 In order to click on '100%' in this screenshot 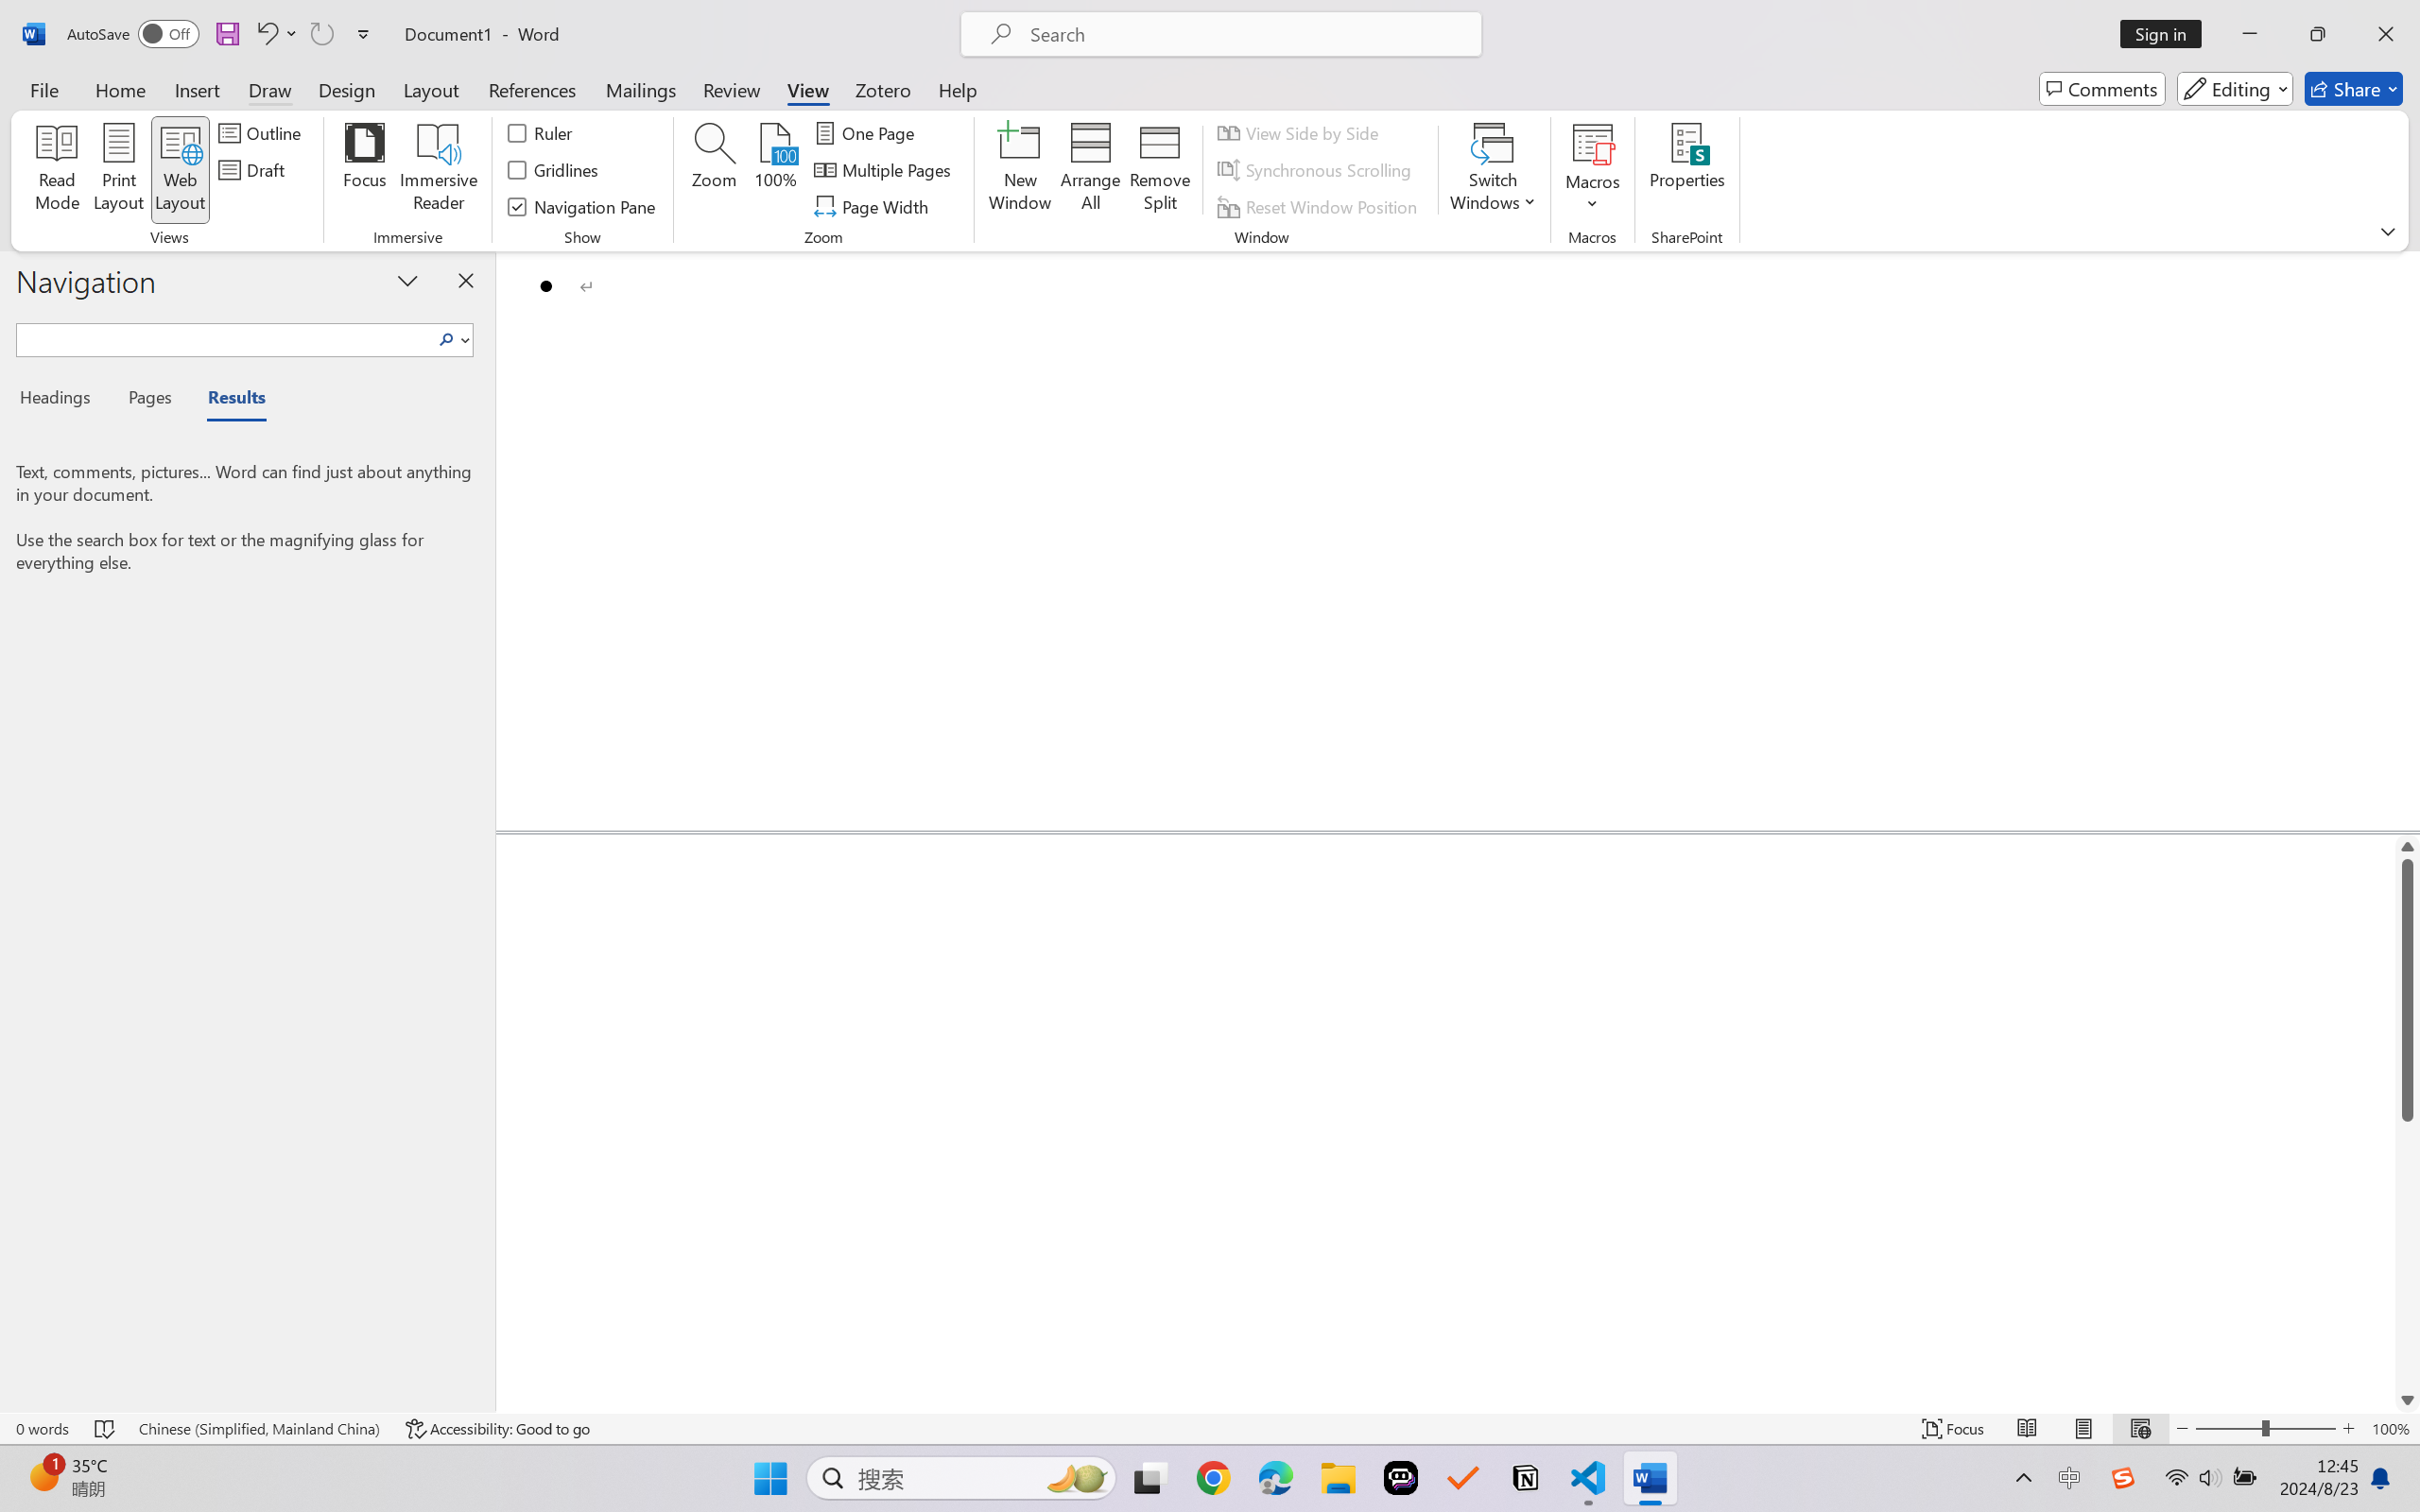, I will do `click(775, 170)`.